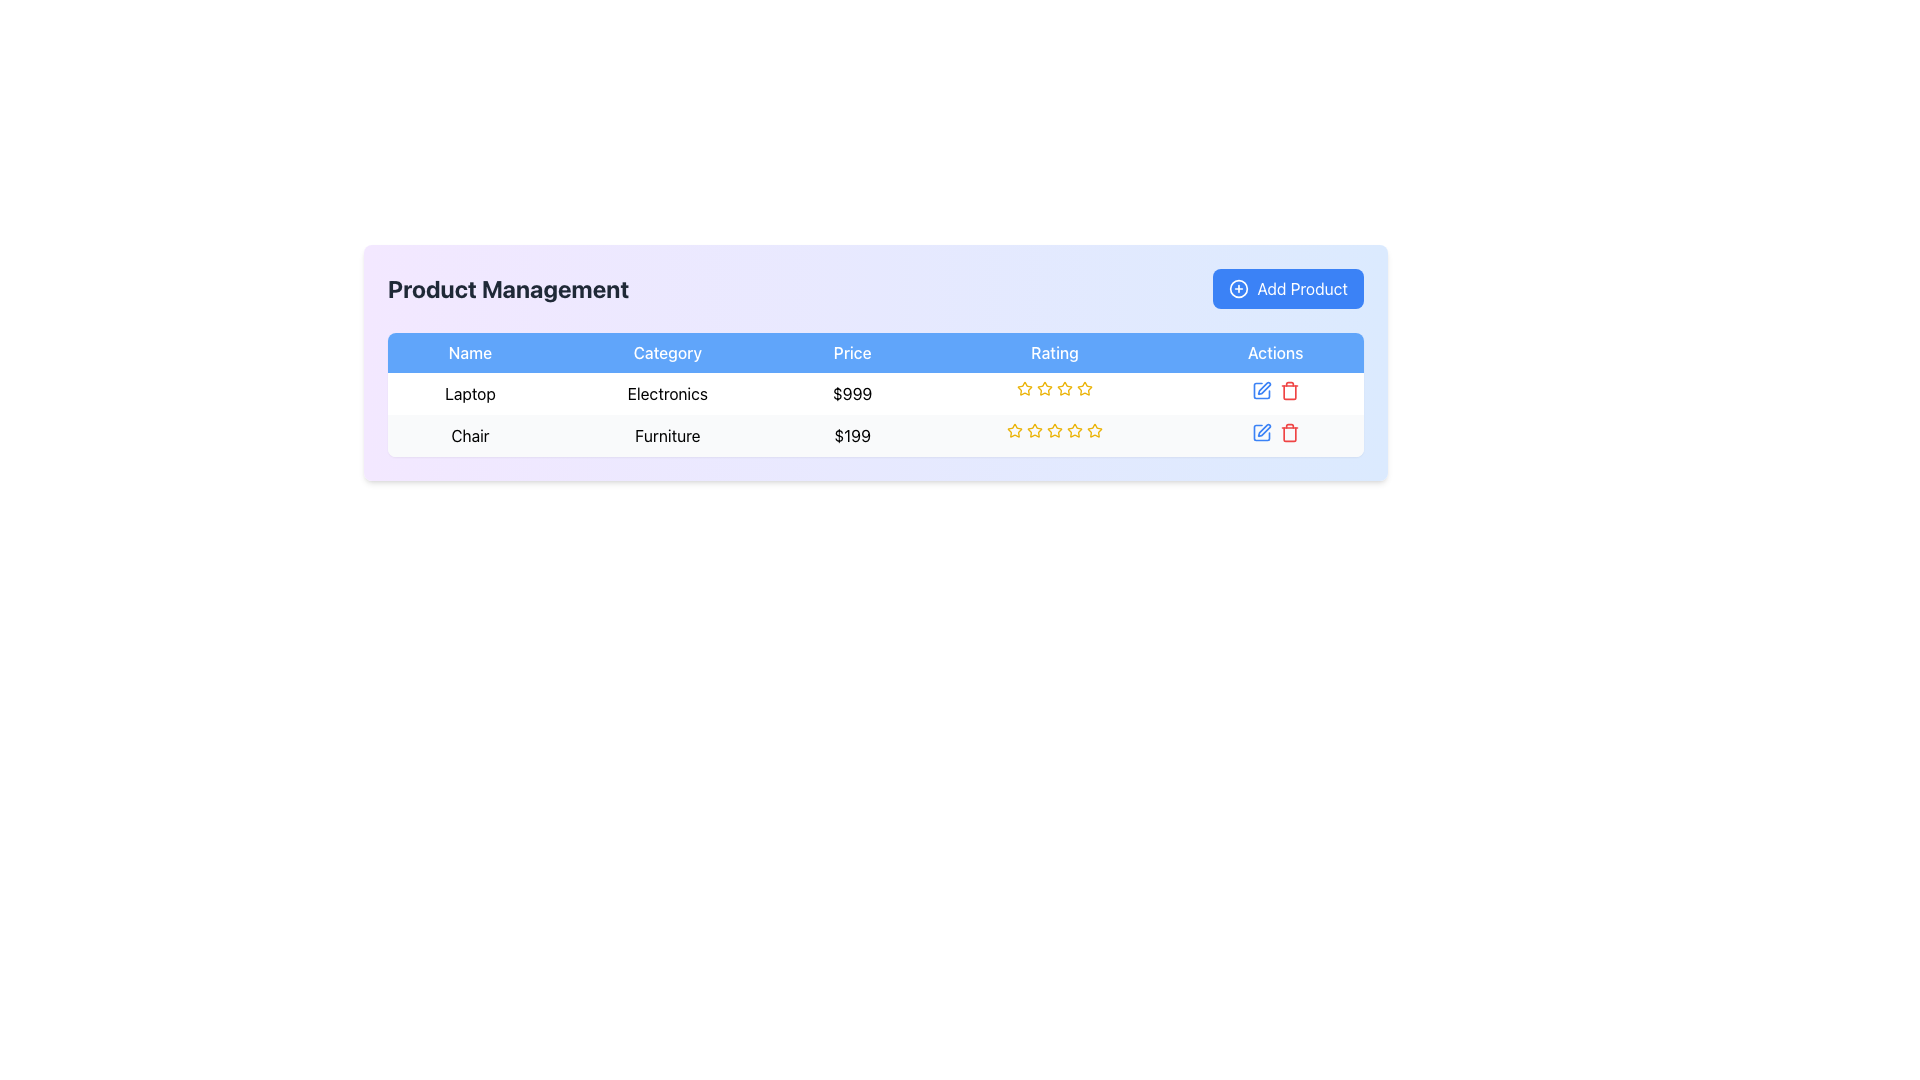  I want to click on text of the label indicating the category description of the product in the second column of the first row in the table, which is positioned between 'Laptop' and '$999', so click(667, 393).